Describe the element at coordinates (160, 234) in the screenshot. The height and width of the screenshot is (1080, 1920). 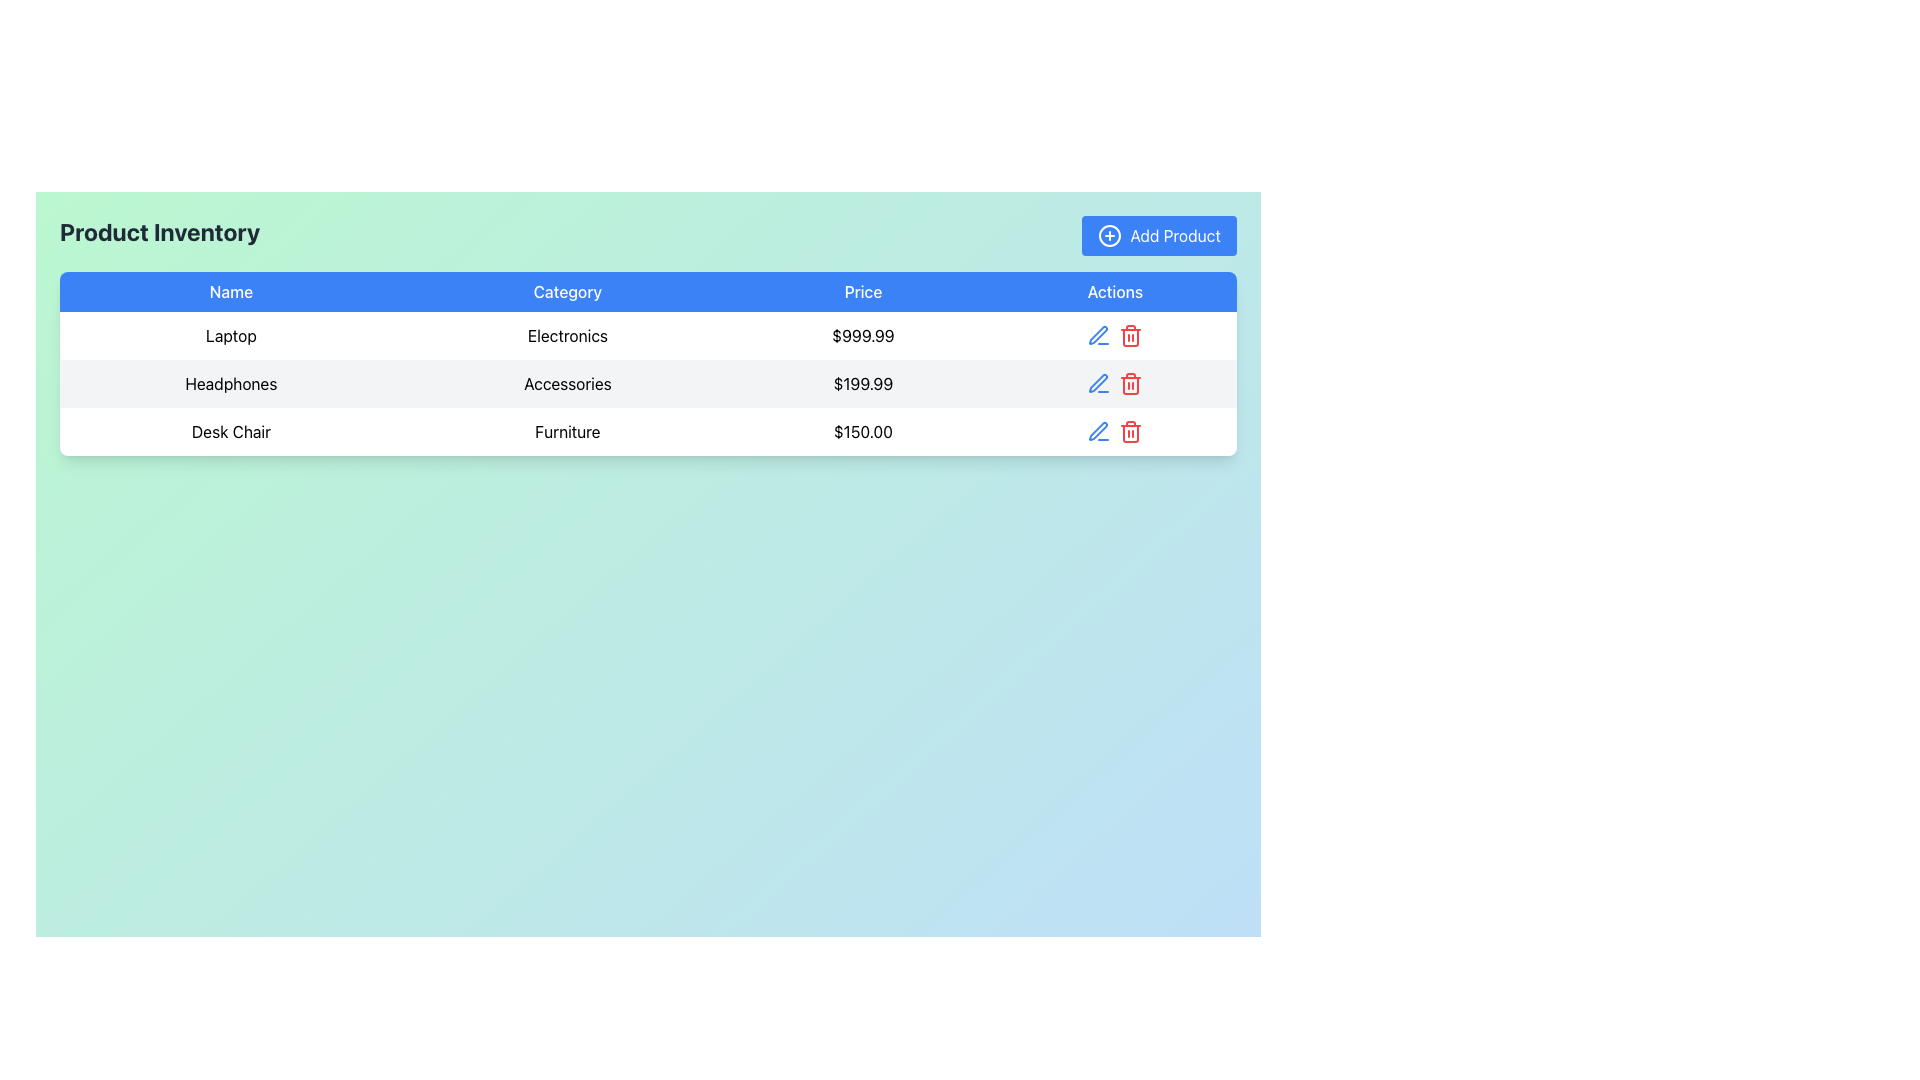
I see `displayed information from the heading that indicates the section deals with 'Product Inventory'` at that location.